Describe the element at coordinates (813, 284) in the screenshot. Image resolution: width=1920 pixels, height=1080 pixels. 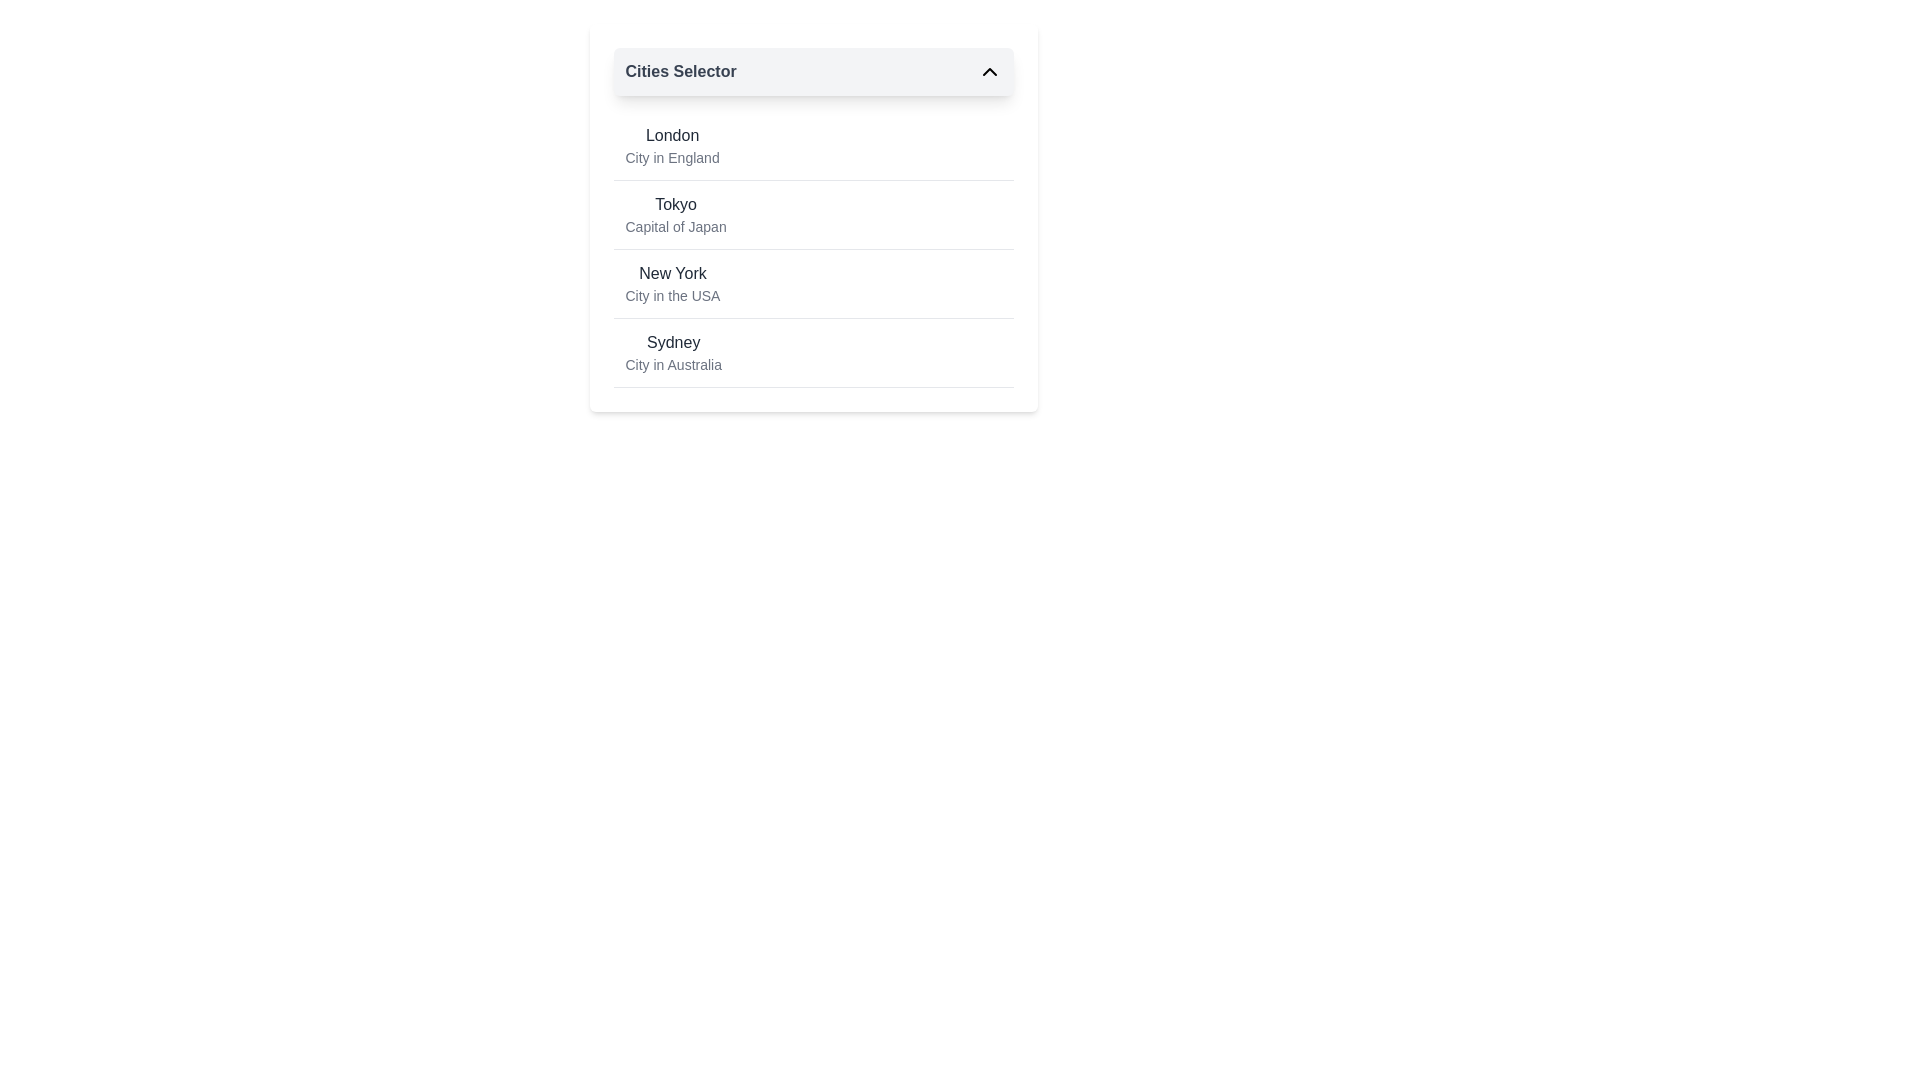
I see `the selectable option for the city 'New York' in the dropdown menu labeled 'Cities Selector', which is the third item in the list` at that location.